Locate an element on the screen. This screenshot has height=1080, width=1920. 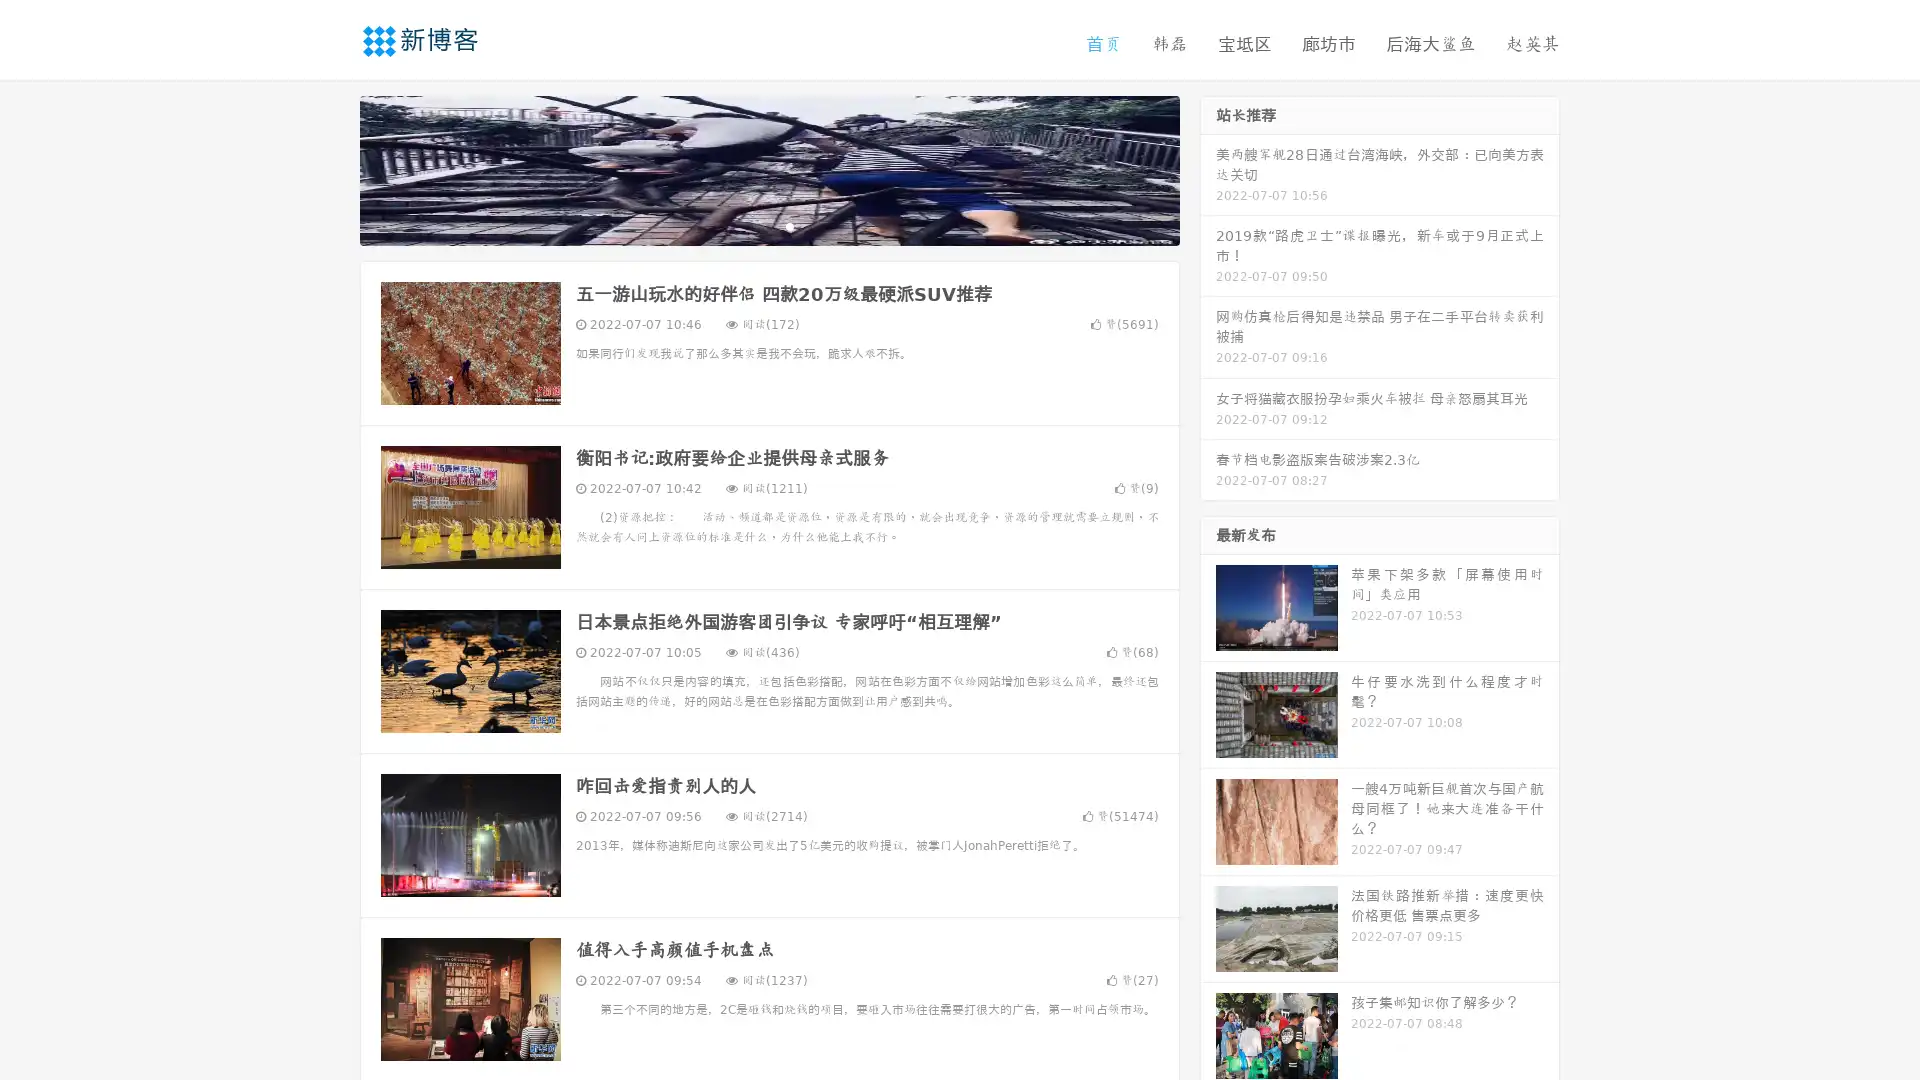
Go to slide 3 is located at coordinates (789, 225).